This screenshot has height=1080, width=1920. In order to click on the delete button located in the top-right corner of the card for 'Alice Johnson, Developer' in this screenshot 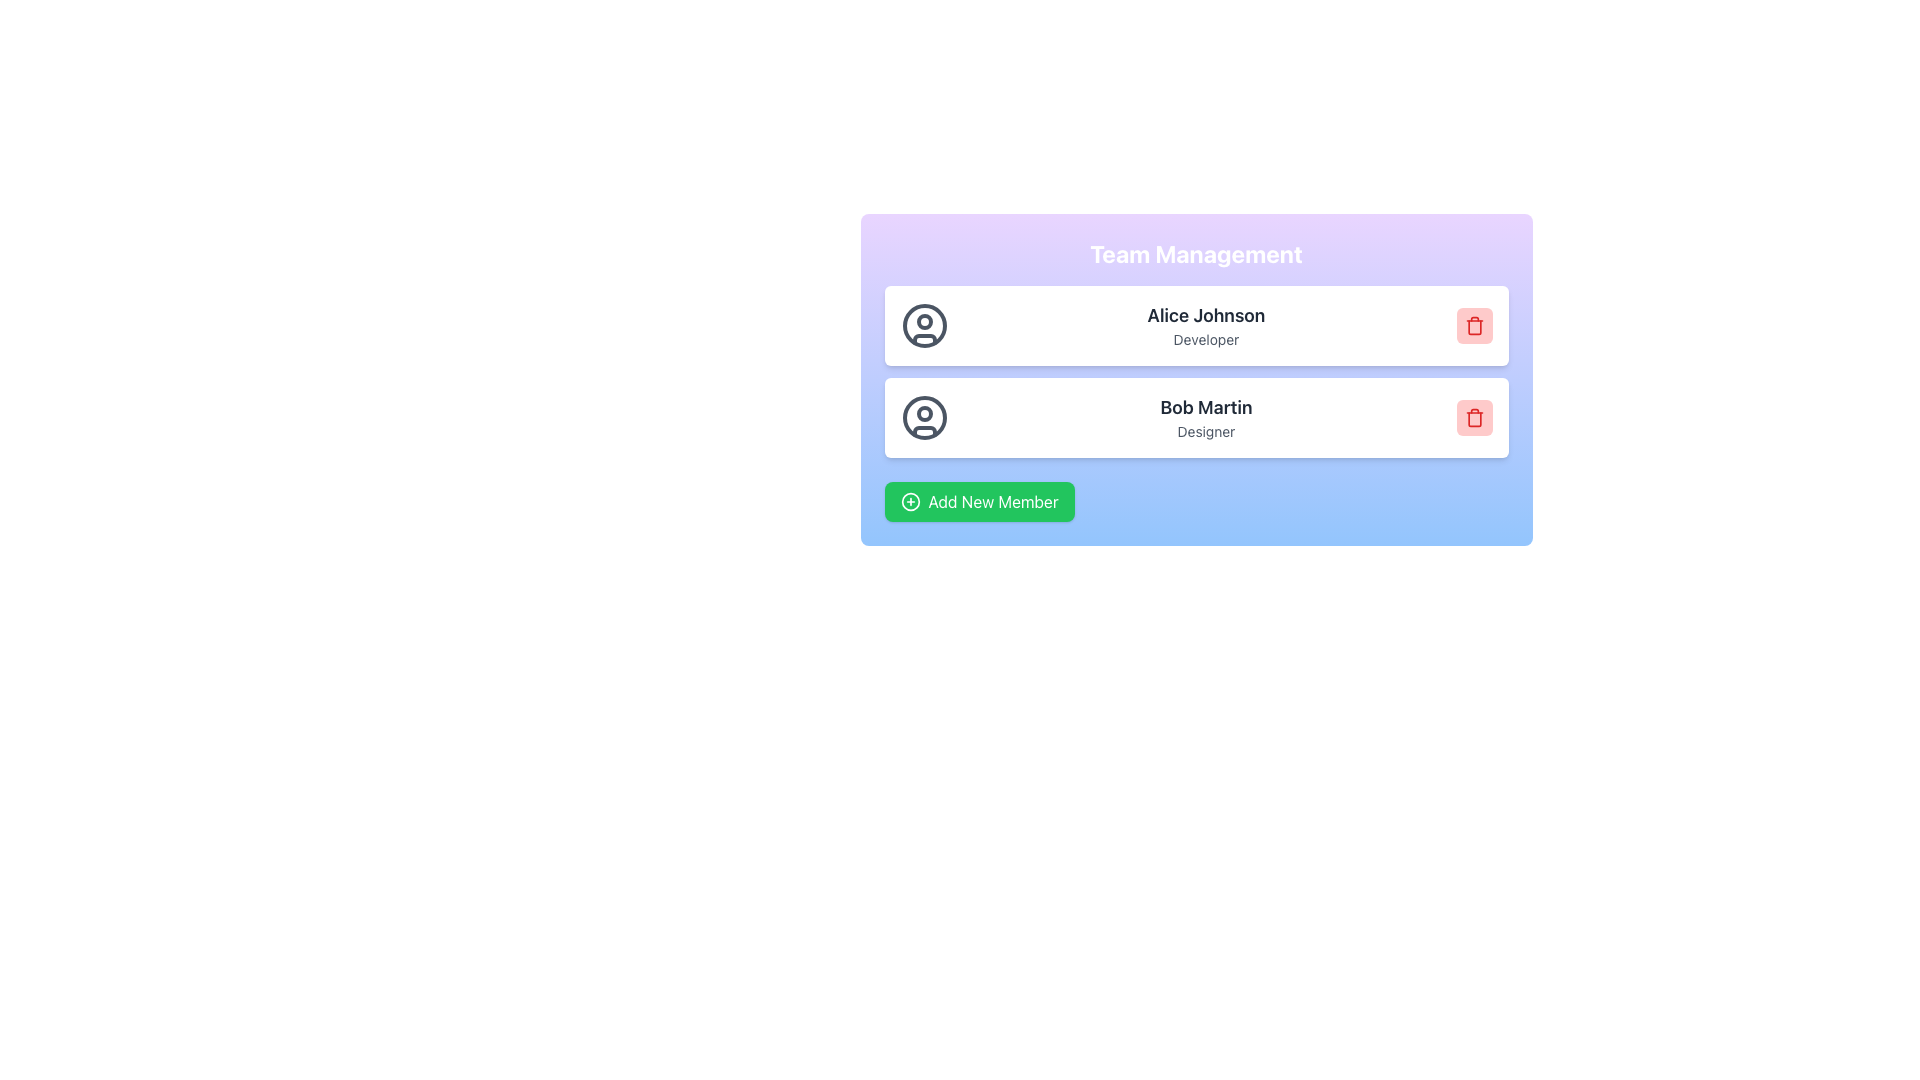, I will do `click(1474, 325)`.